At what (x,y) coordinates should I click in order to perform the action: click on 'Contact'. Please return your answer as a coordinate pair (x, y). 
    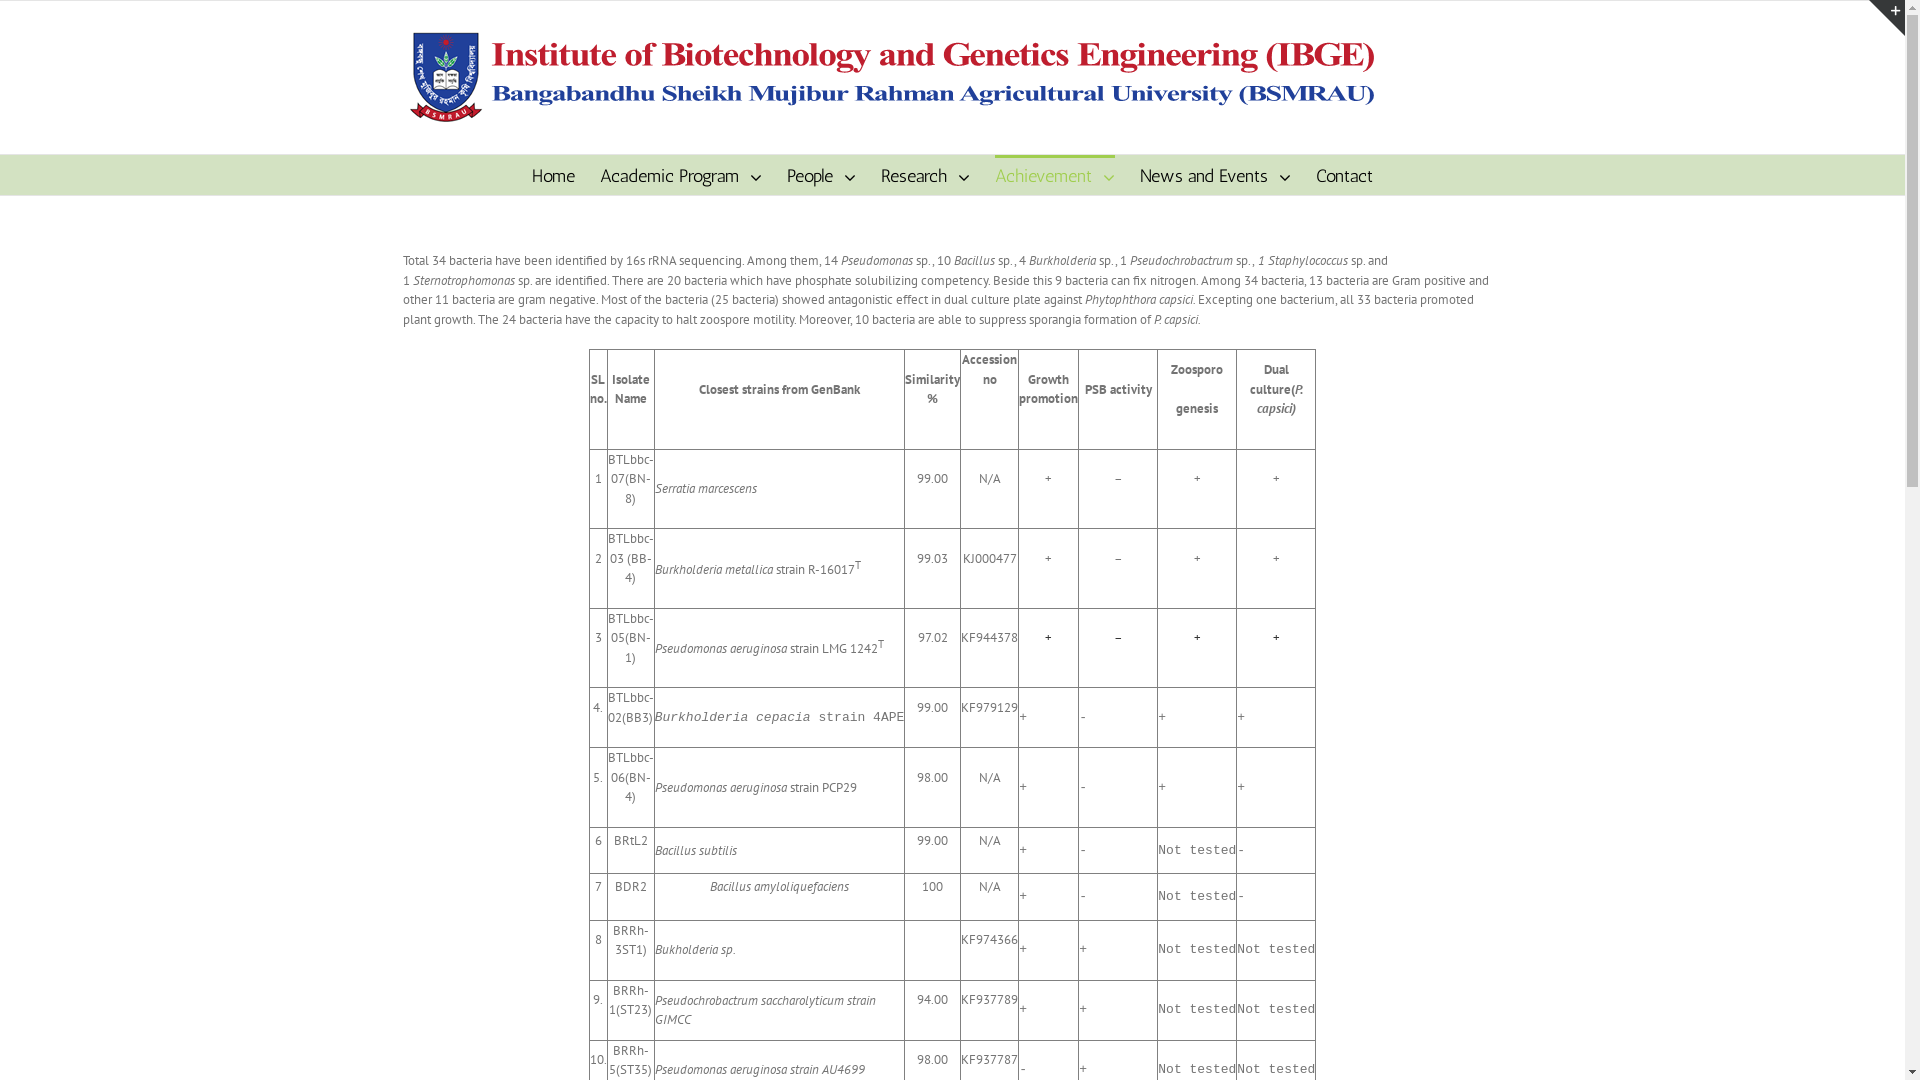
    Looking at the image, I should click on (1344, 173).